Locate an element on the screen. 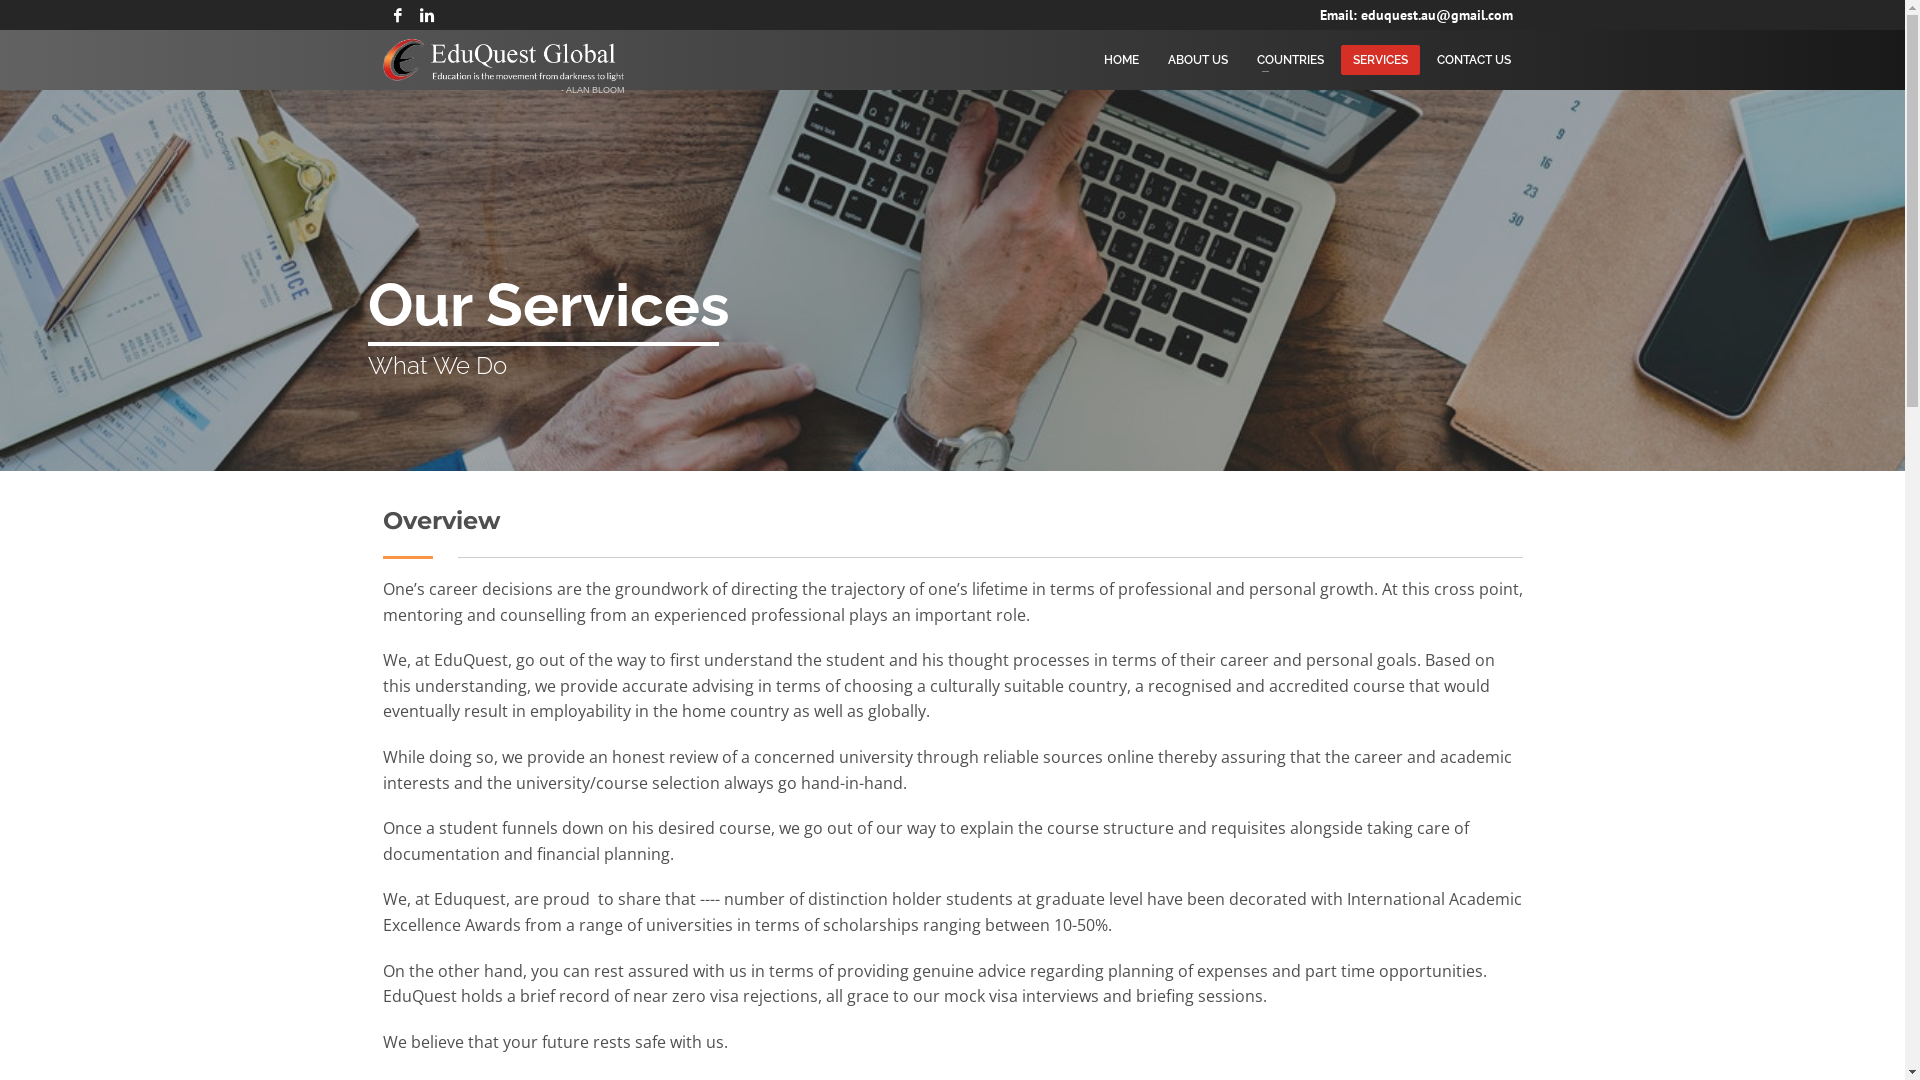 This screenshot has width=1920, height=1080. 'HOME' is located at coordinates (1090, 59).